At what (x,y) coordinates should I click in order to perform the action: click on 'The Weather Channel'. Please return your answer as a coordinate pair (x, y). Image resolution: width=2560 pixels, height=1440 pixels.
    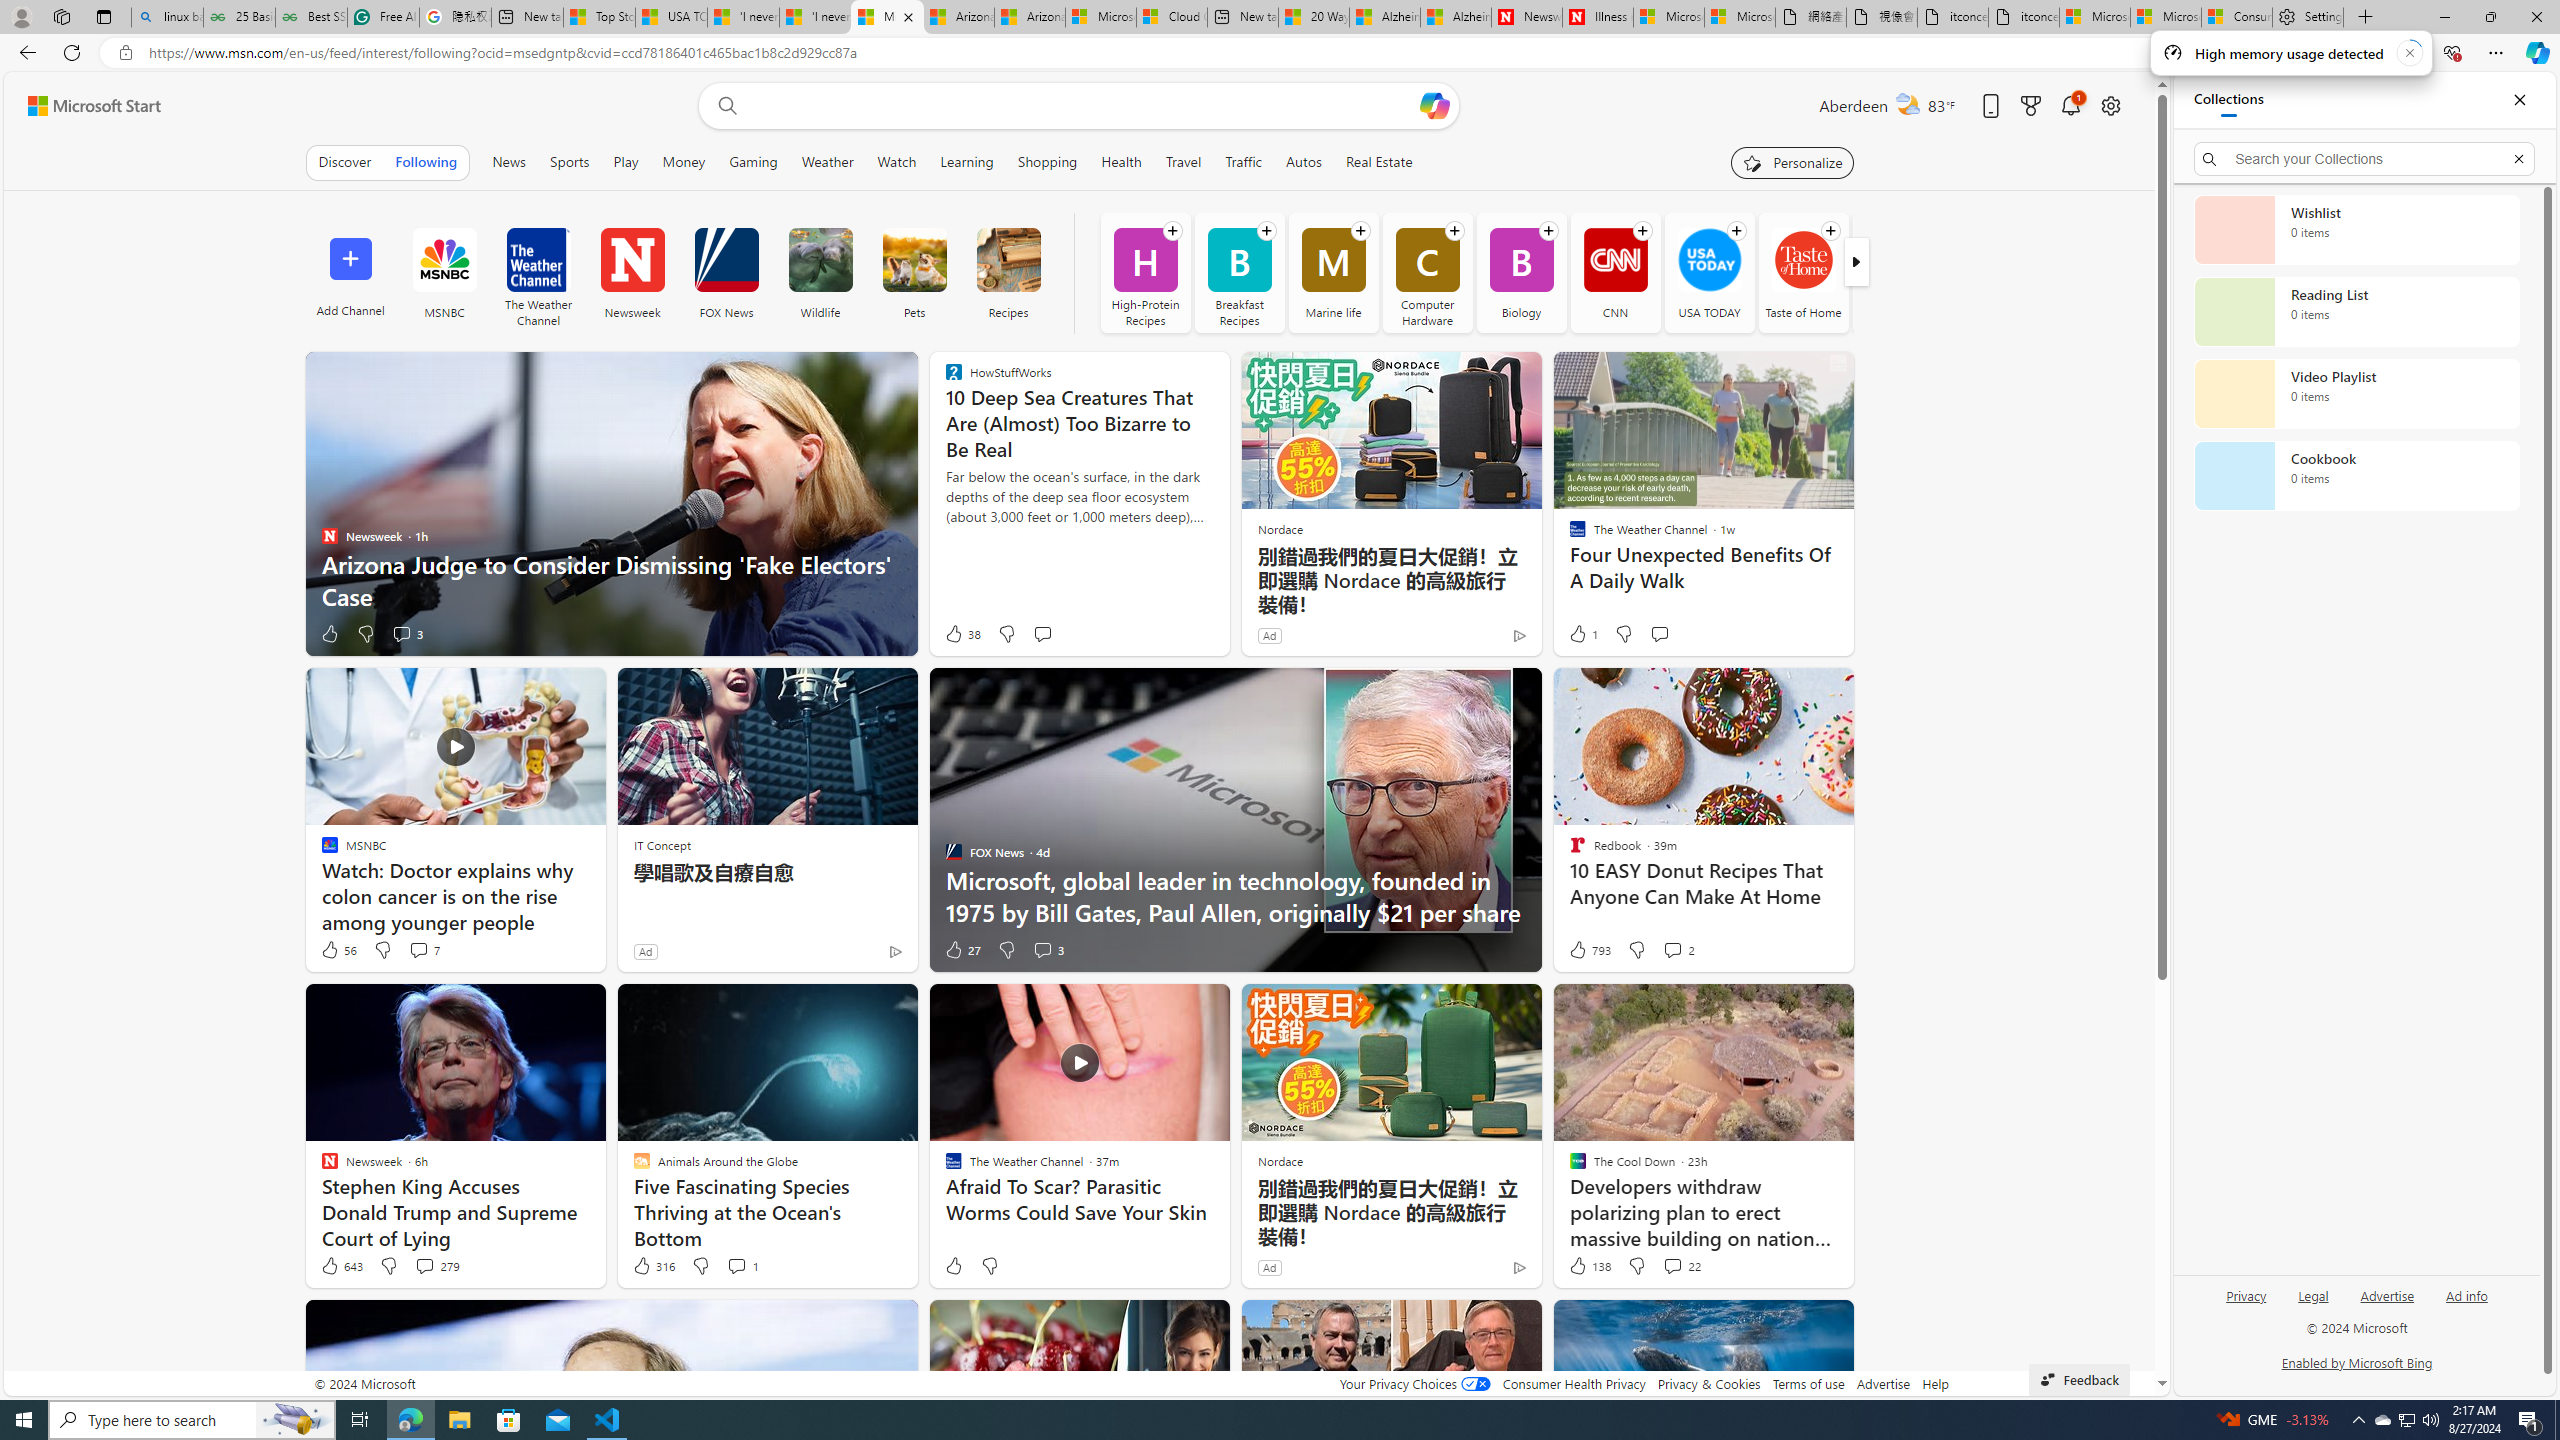
    Looking at the image, I should click on (538, 271).